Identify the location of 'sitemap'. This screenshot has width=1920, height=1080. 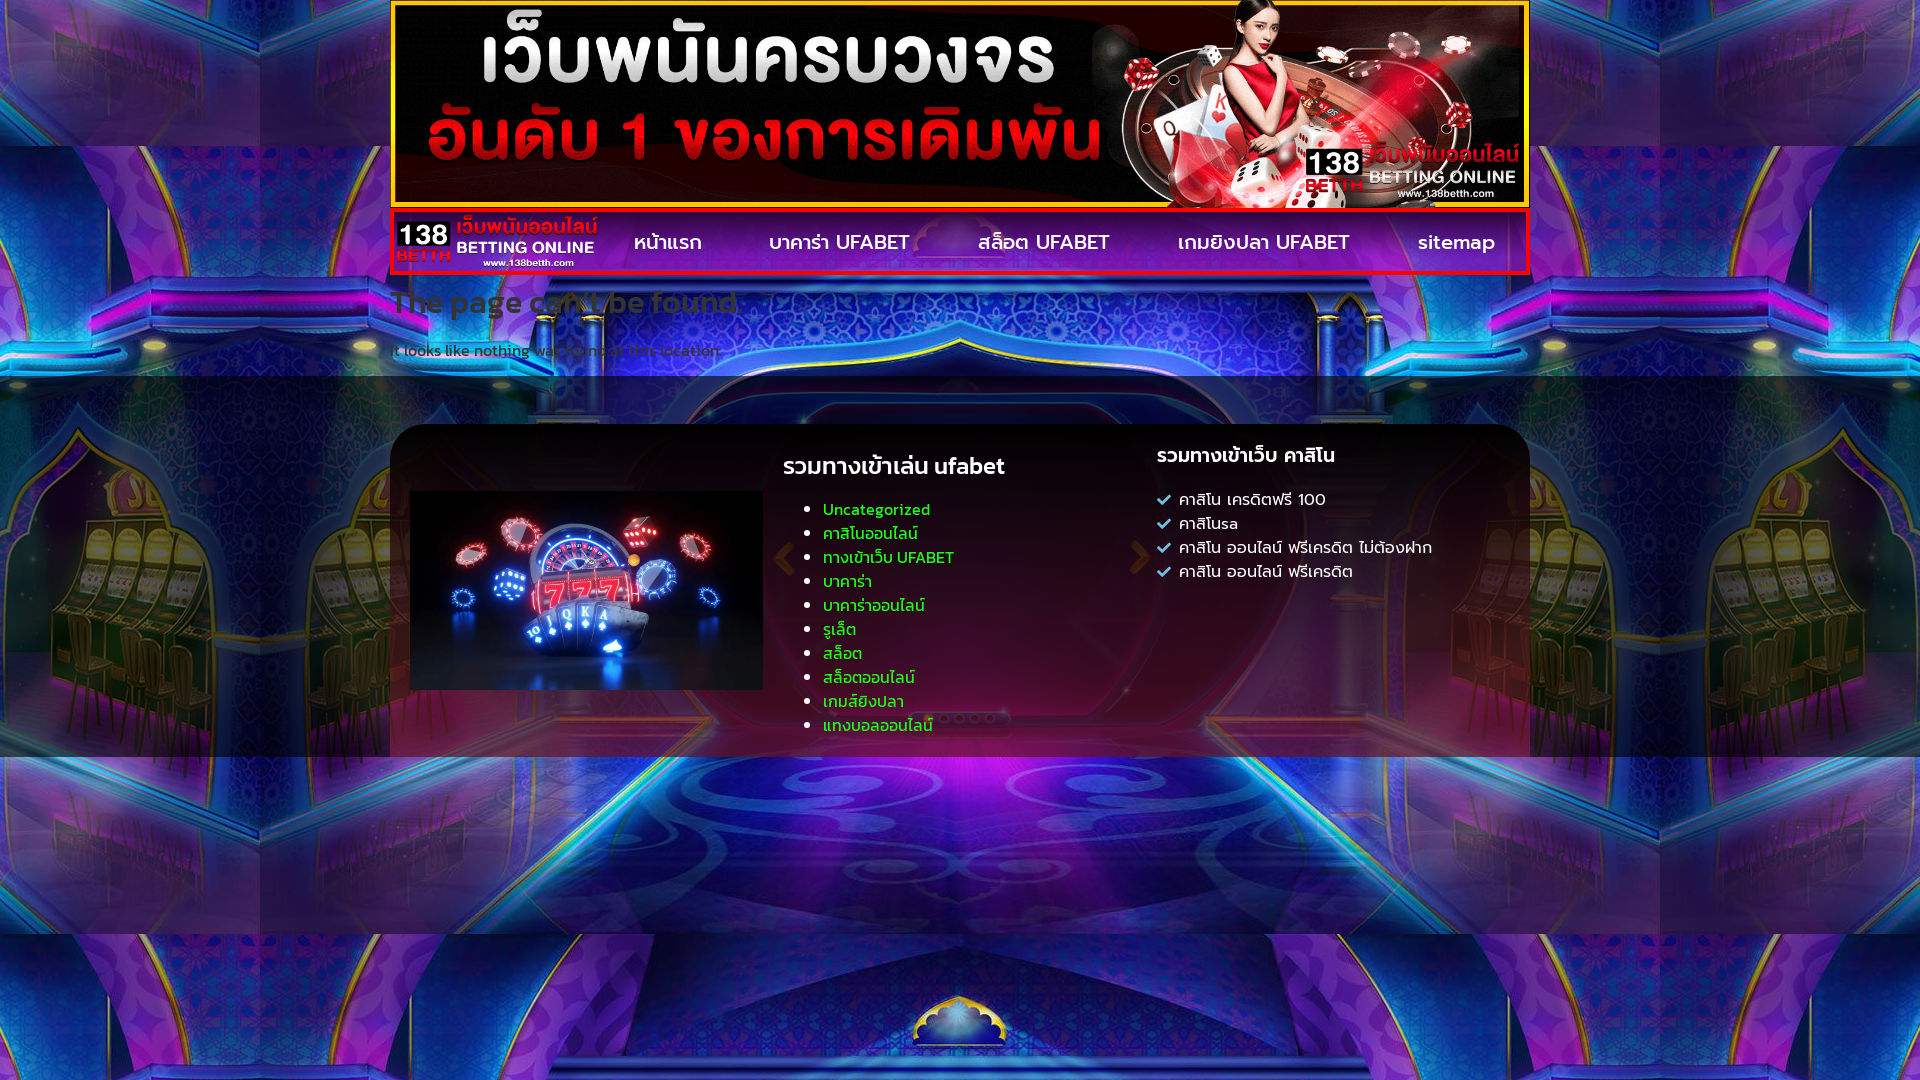
(1455, 241).